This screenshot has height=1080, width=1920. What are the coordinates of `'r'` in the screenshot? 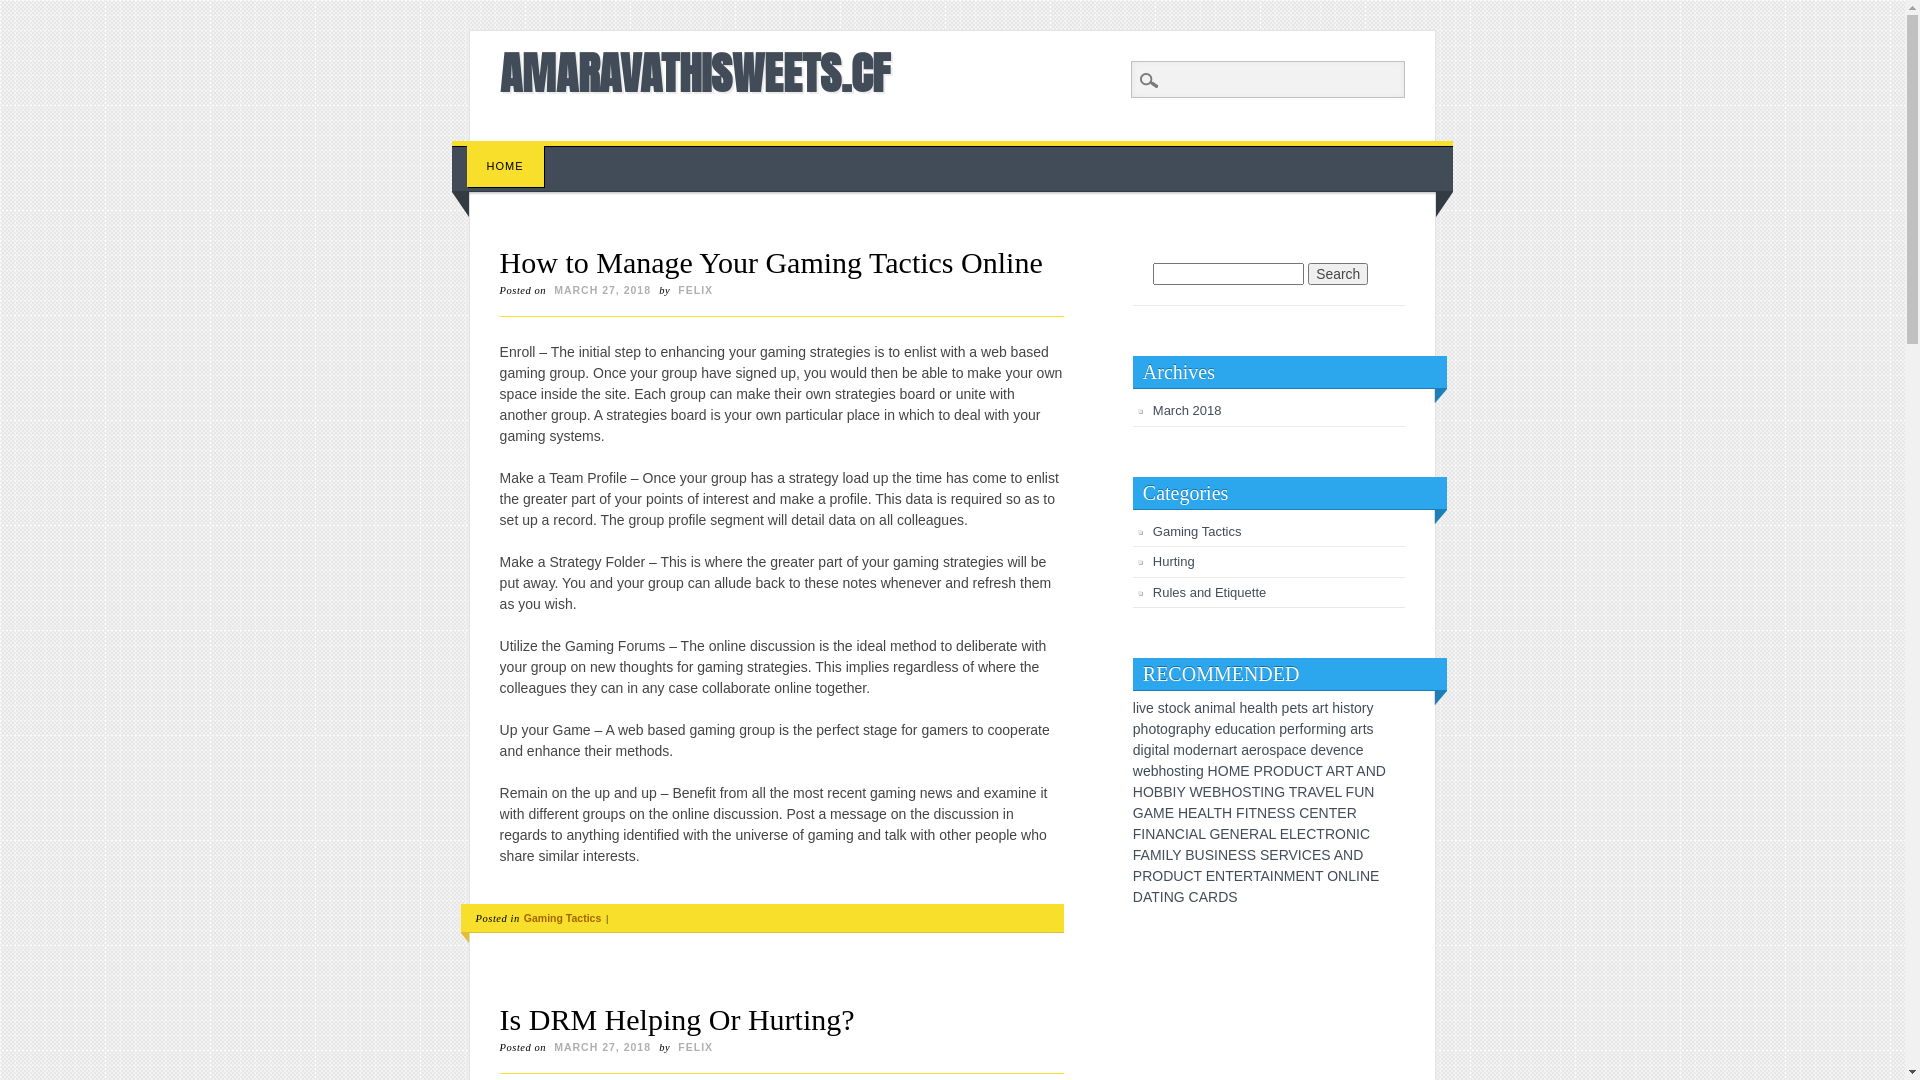 It's located at (1230, 749).